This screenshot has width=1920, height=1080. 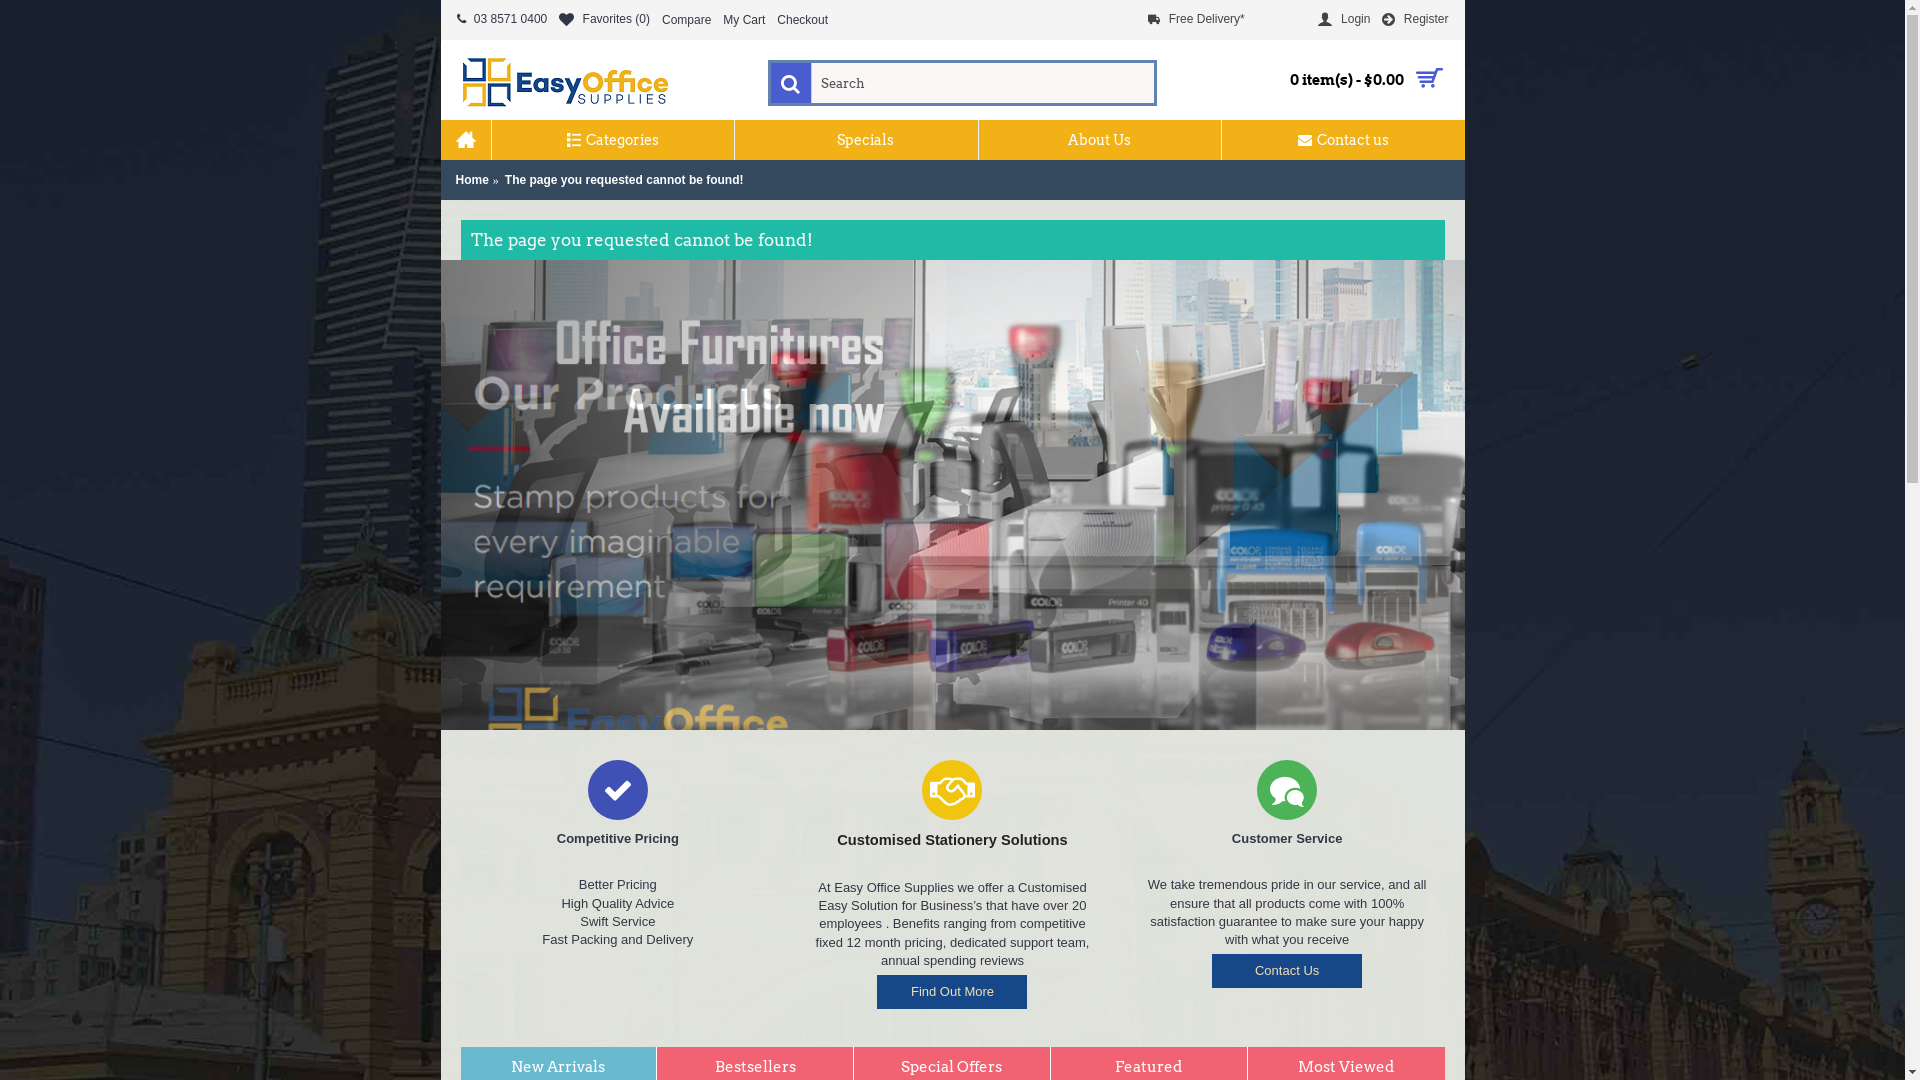 What do you see at coordinates (743, 19) in the screenshot?
I see `'My Cart'` at bounding box center [743, 19].